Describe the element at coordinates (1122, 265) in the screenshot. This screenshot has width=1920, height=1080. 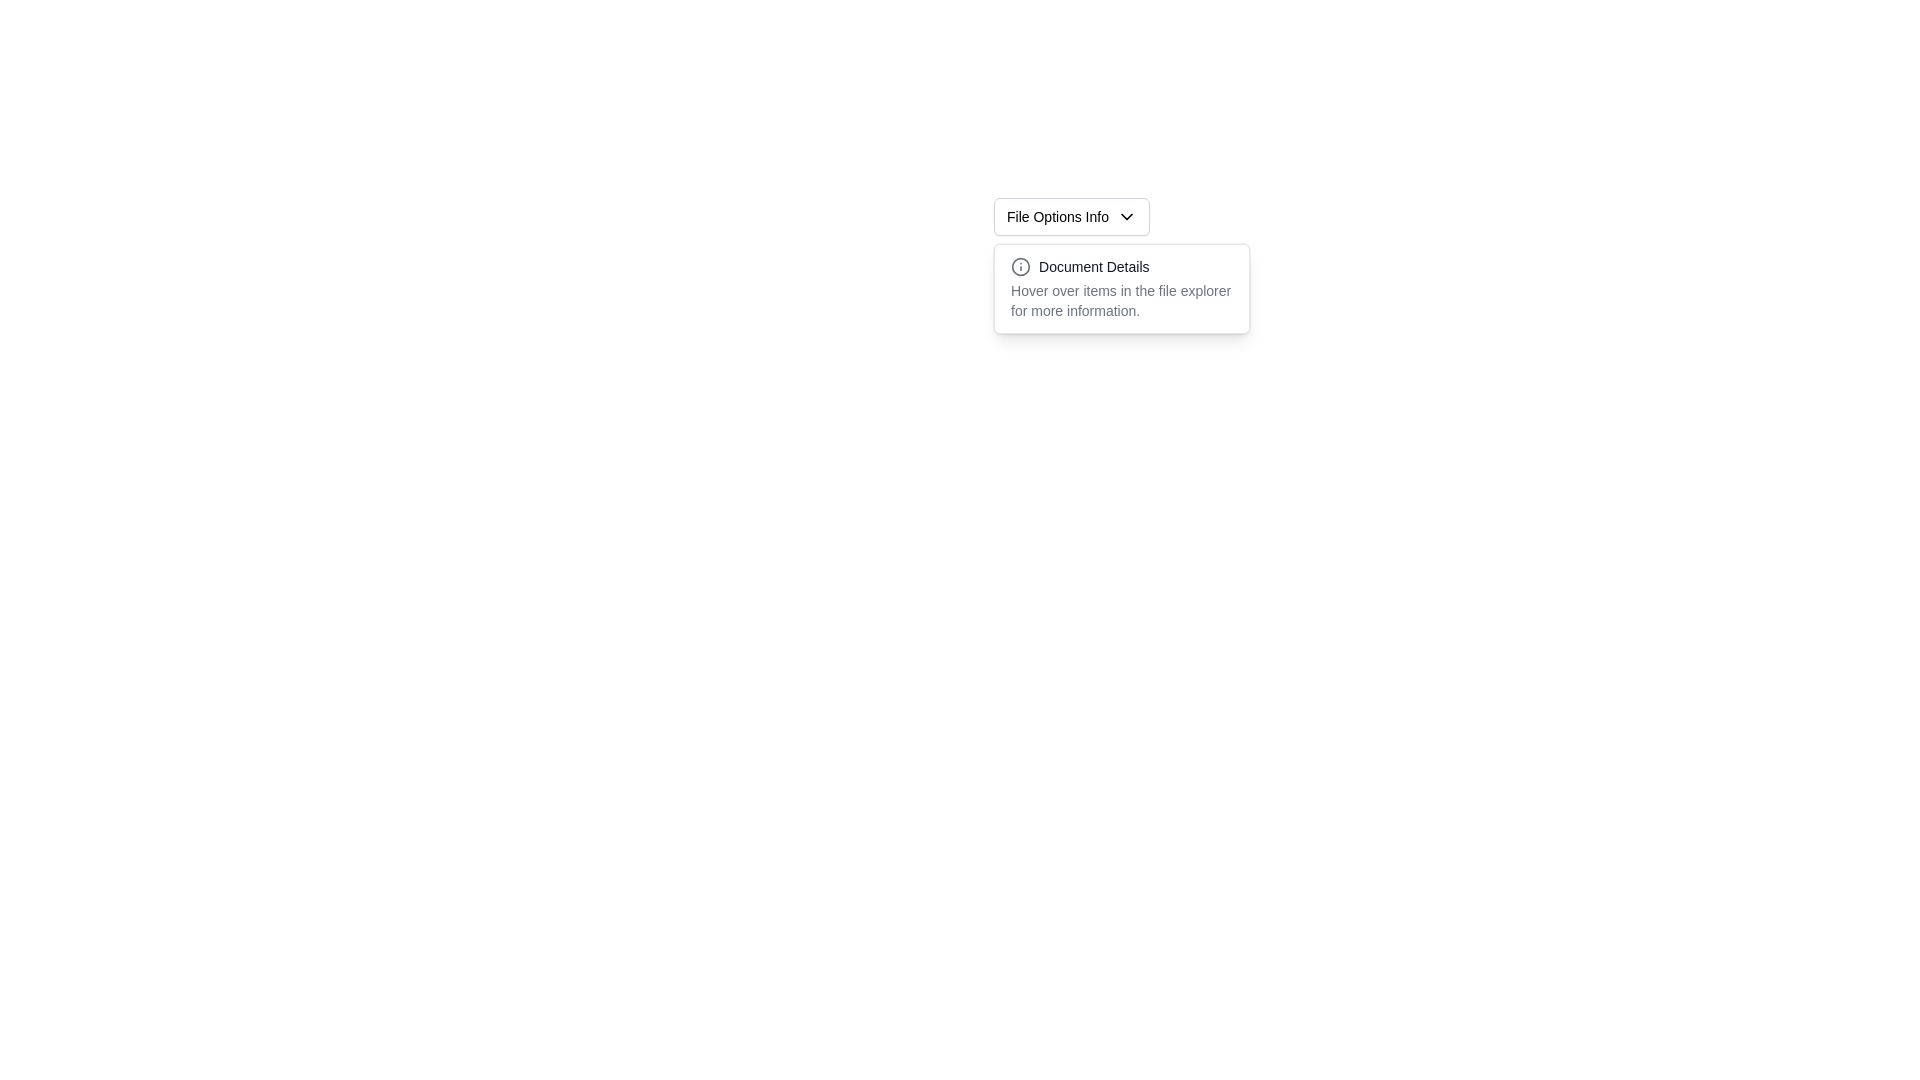
I see `the Informational Label that serves as a heading for subsequent information, located above the text 'Hover over items in the file explorer for more information.' and following the dropdown labeled 'File Options Info.'` at that location.